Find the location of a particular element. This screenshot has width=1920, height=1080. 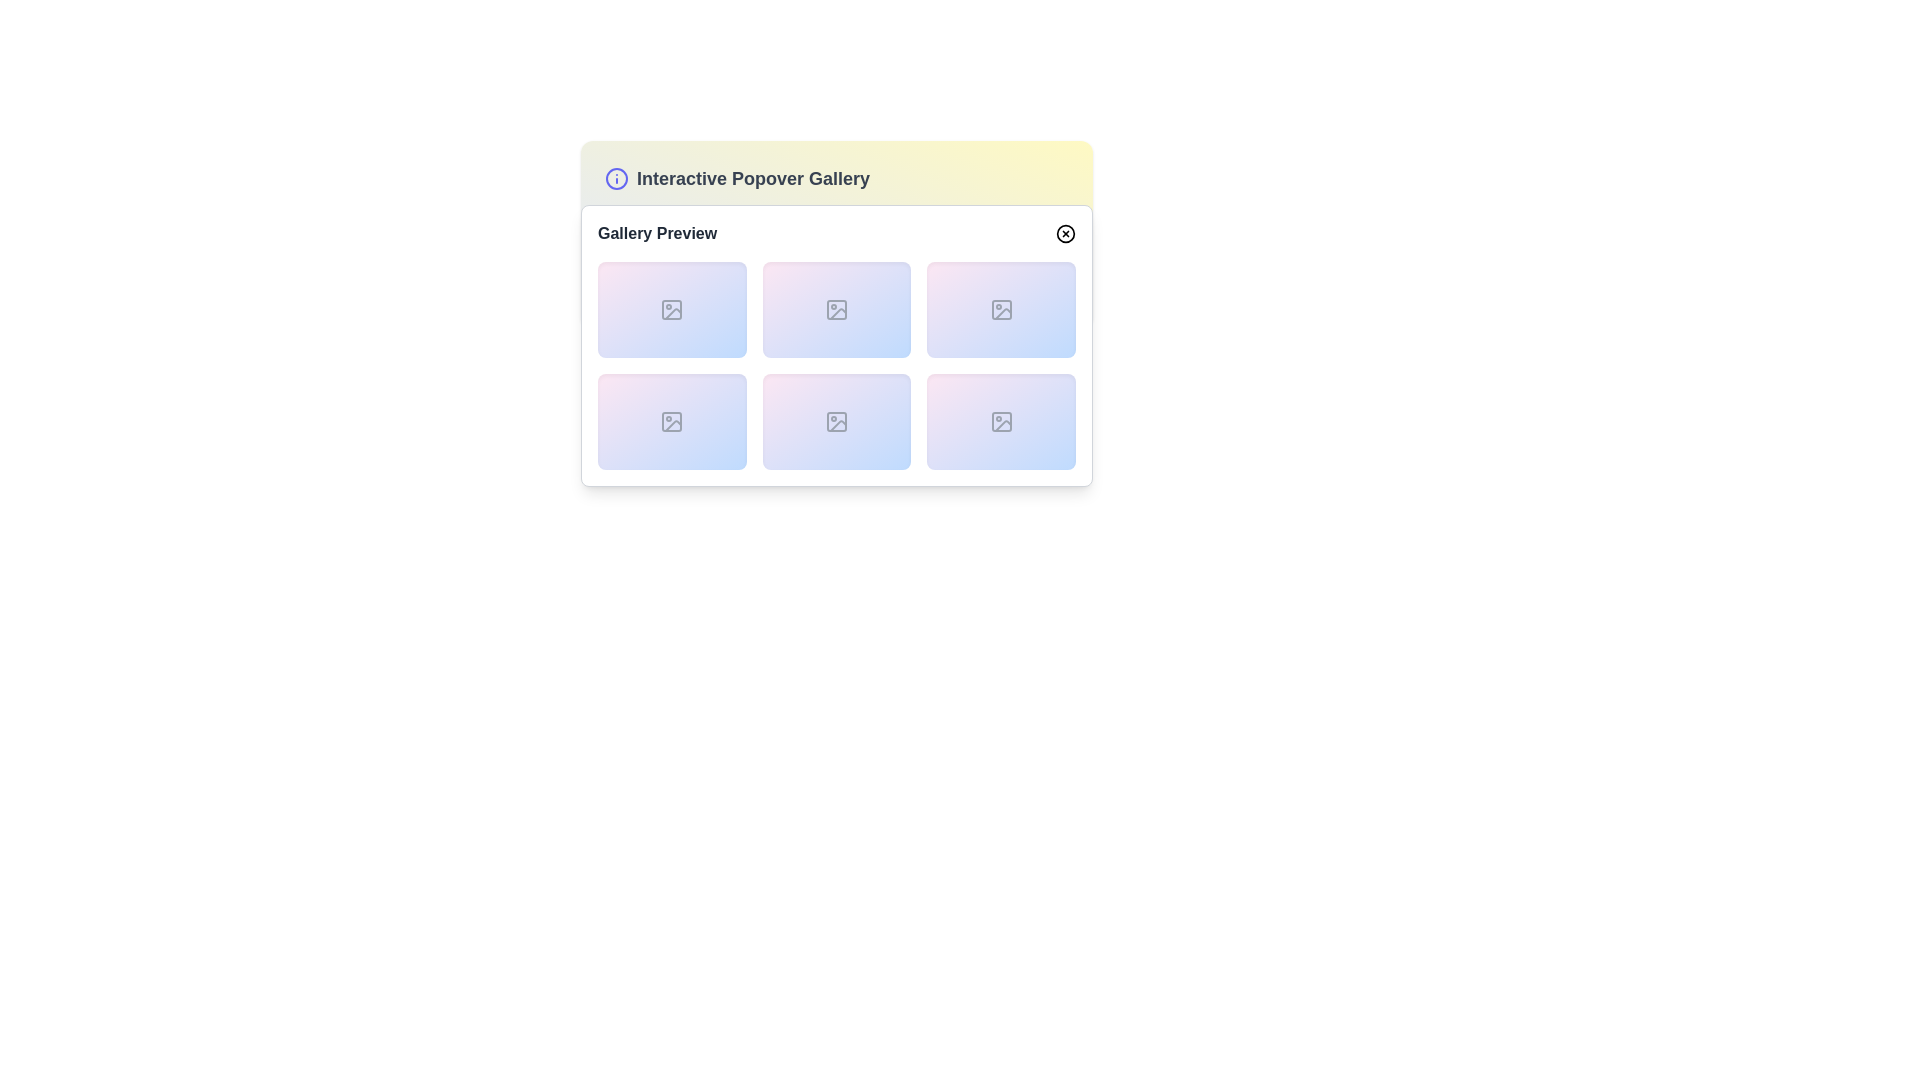

the decorative icon fragment located in the top-left cell of the 3x2 grid in the gallery preview is located at coordinates (673, 314).